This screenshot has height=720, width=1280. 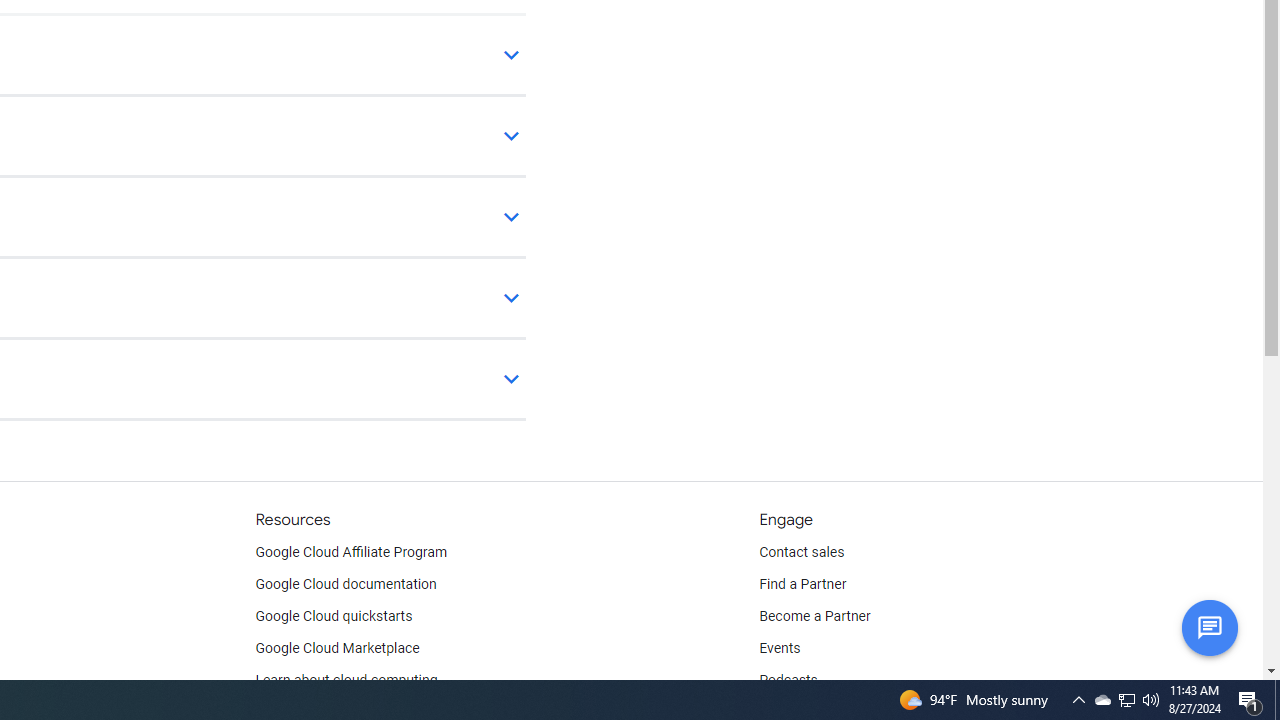 What do you see at coordinates (351, 552) in the screenshot?
I see `'Google Cloud Affiliate Program'` at bounding box center [351, 552].